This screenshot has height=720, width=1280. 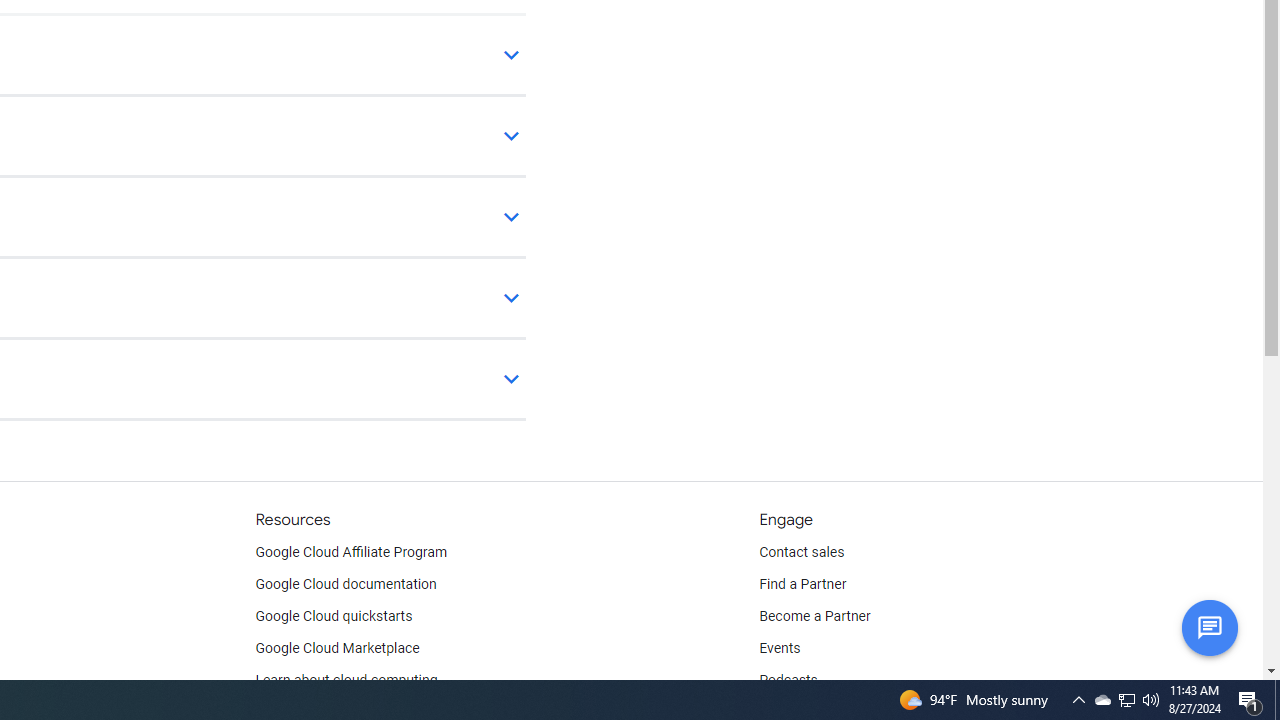 What do you see at coordinates (351, 552) in the screenshot?
I see `'Google Cloud Affiliate Program'` at bounding box center [351, 552].